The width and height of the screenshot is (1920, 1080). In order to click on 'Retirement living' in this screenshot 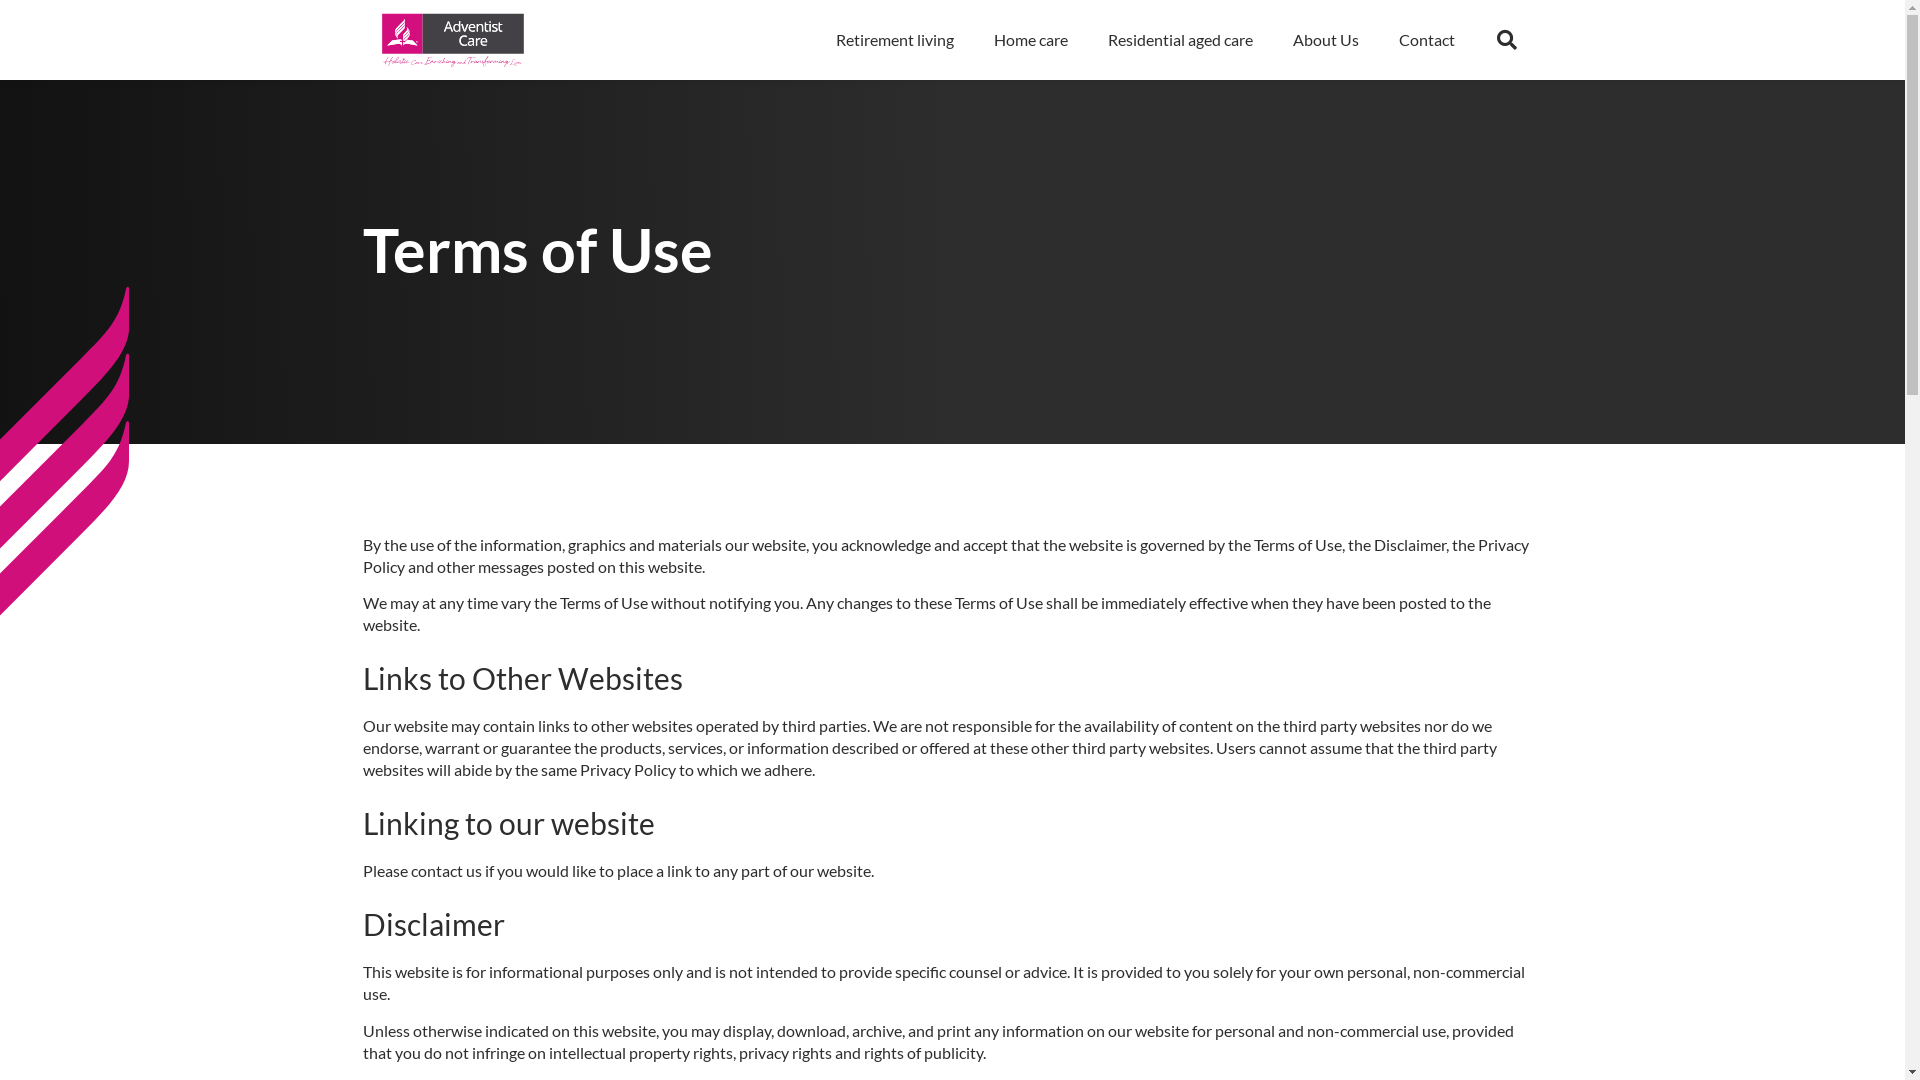, I will do `click(893, 39)`.